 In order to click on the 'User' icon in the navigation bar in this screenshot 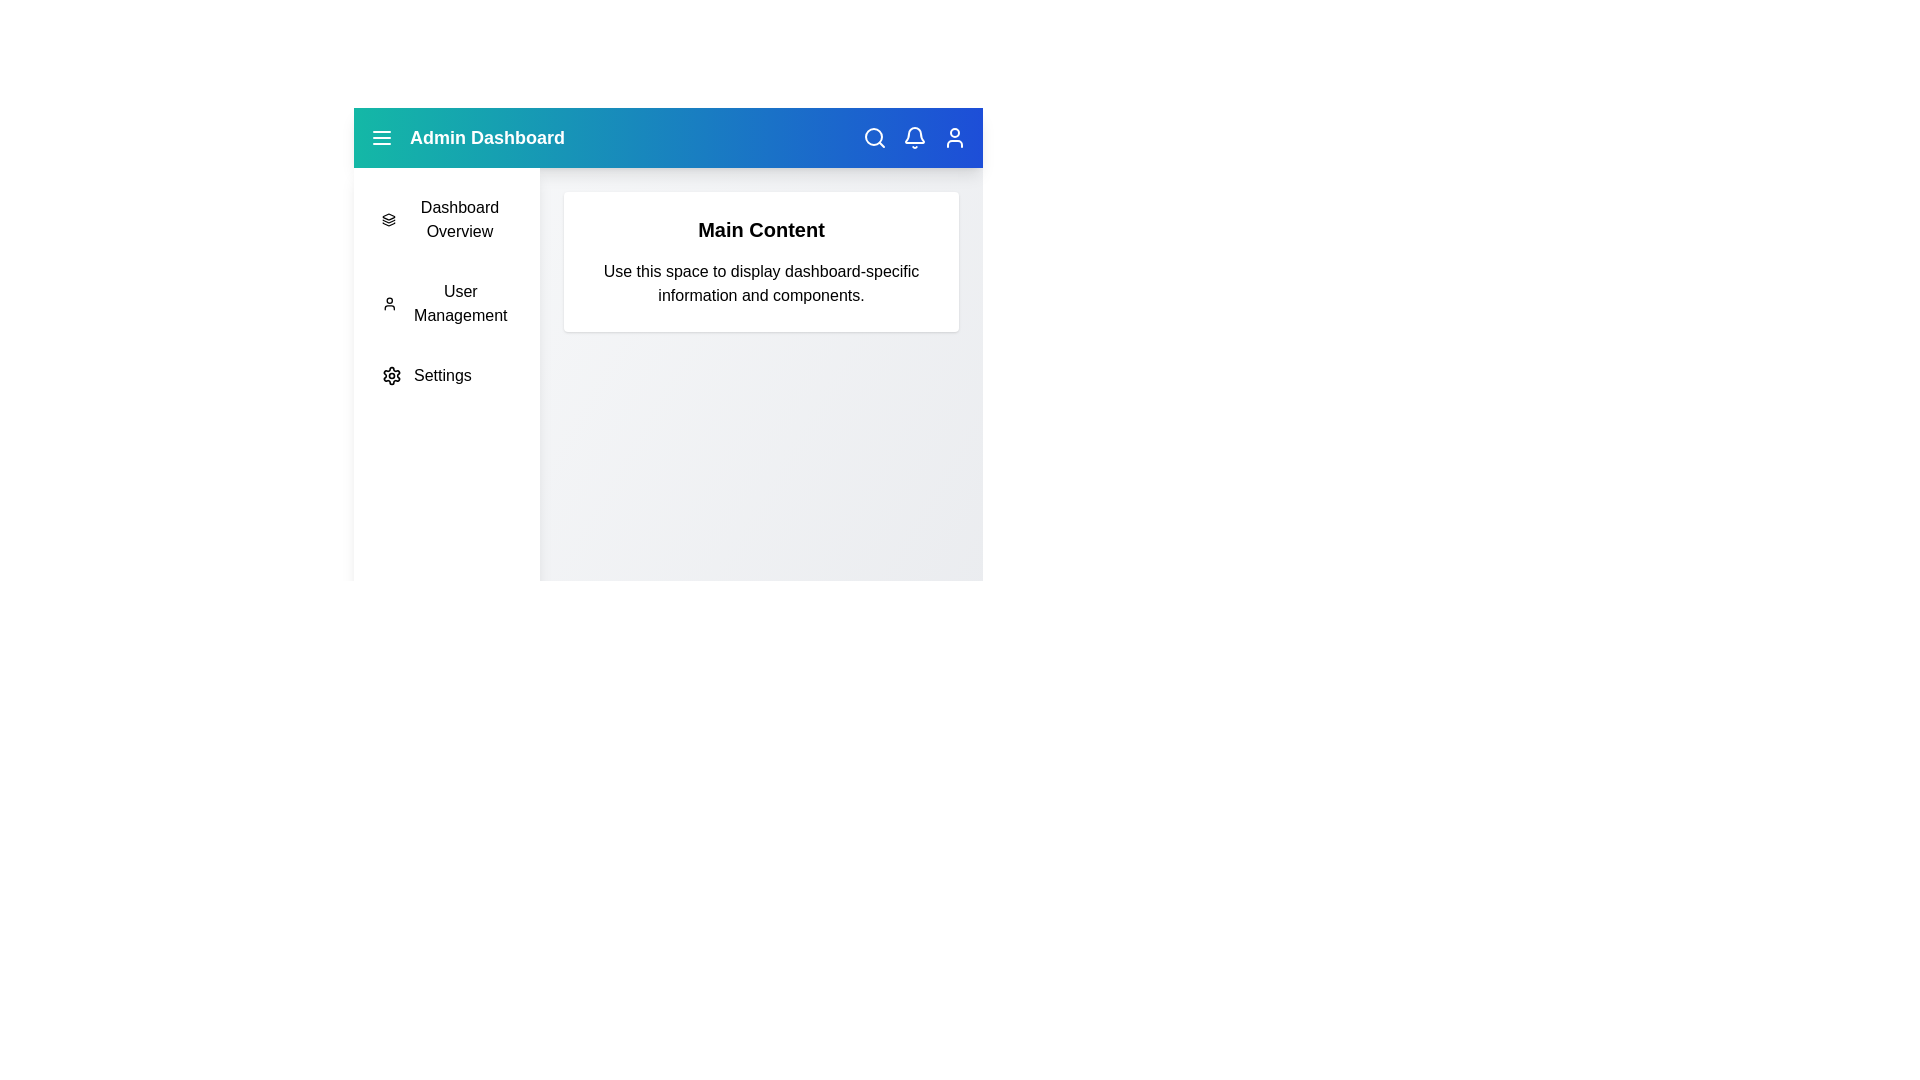, I will do `click(954, 137)`.